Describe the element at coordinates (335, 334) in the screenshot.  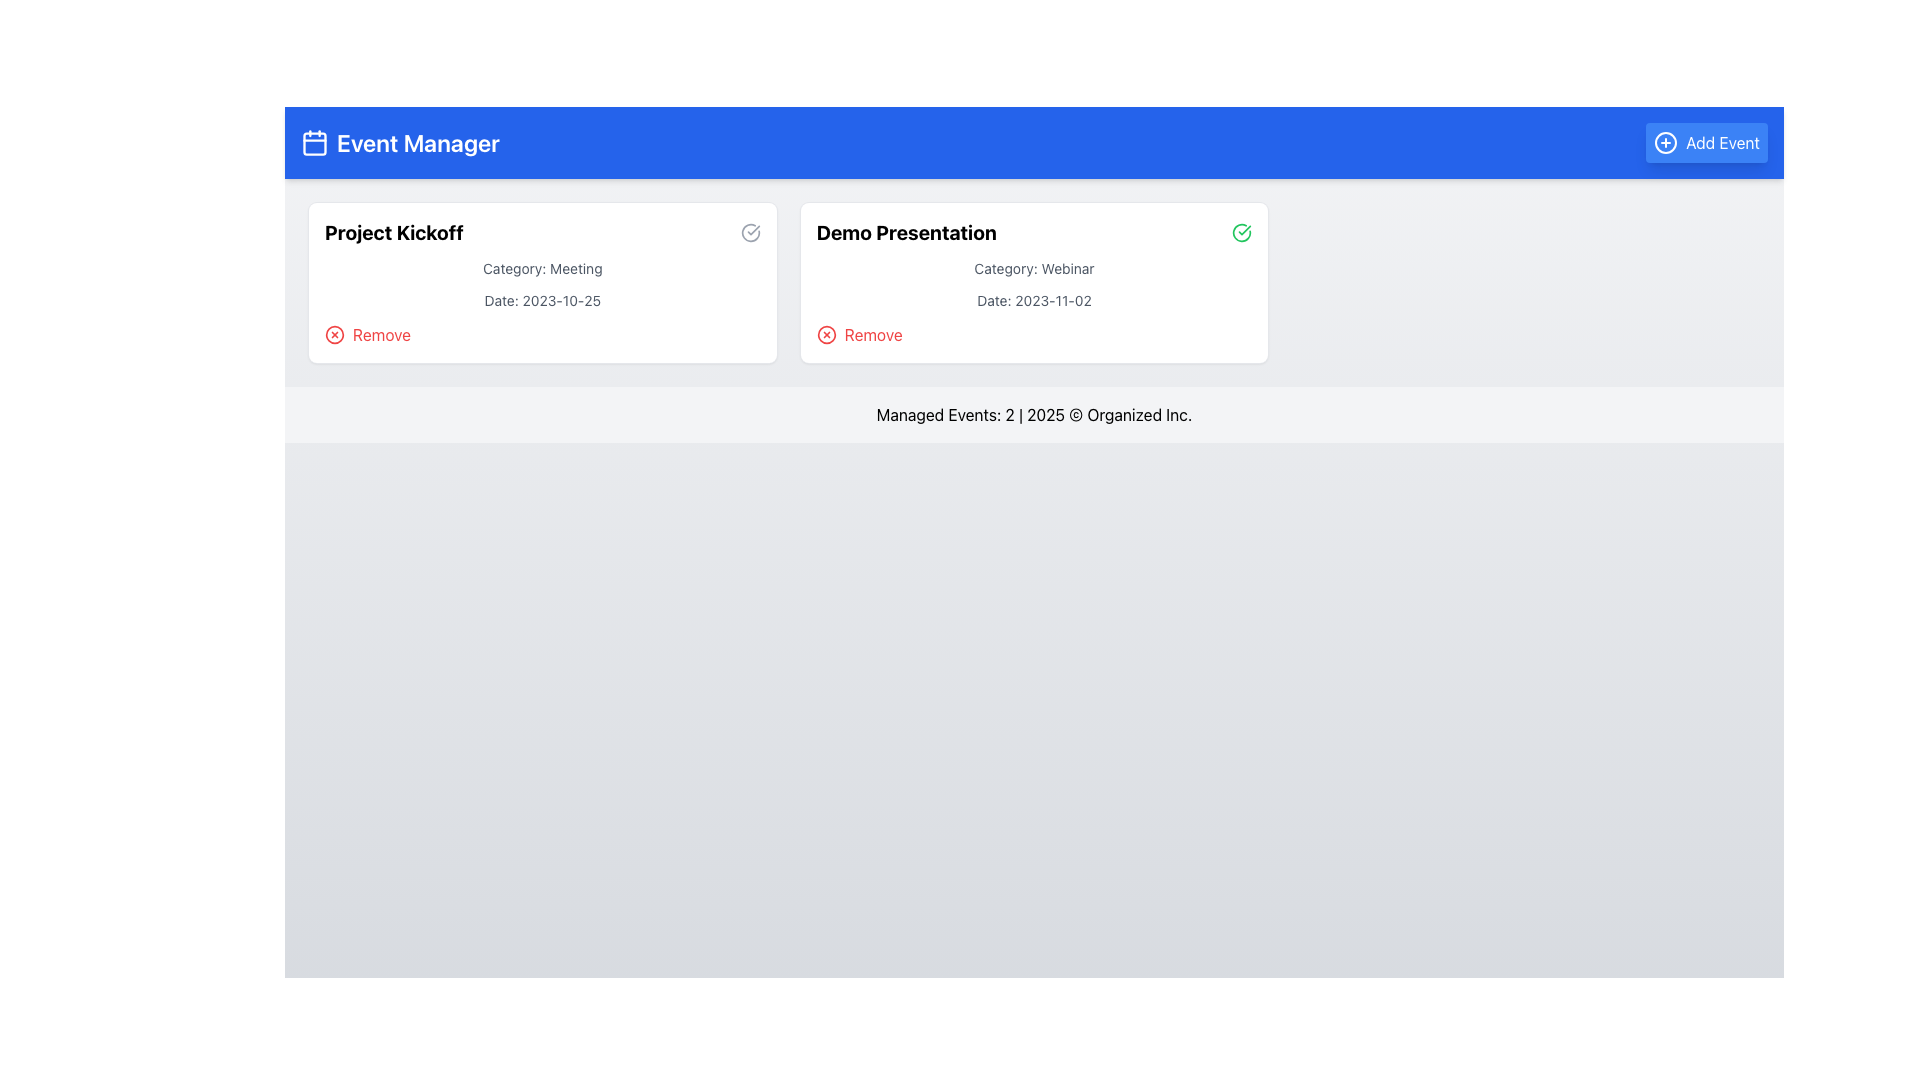
I see `the SVG Circle element located in the top right corner of the 'Demo Presentation' card, which serves as the close button graphic` at that location.